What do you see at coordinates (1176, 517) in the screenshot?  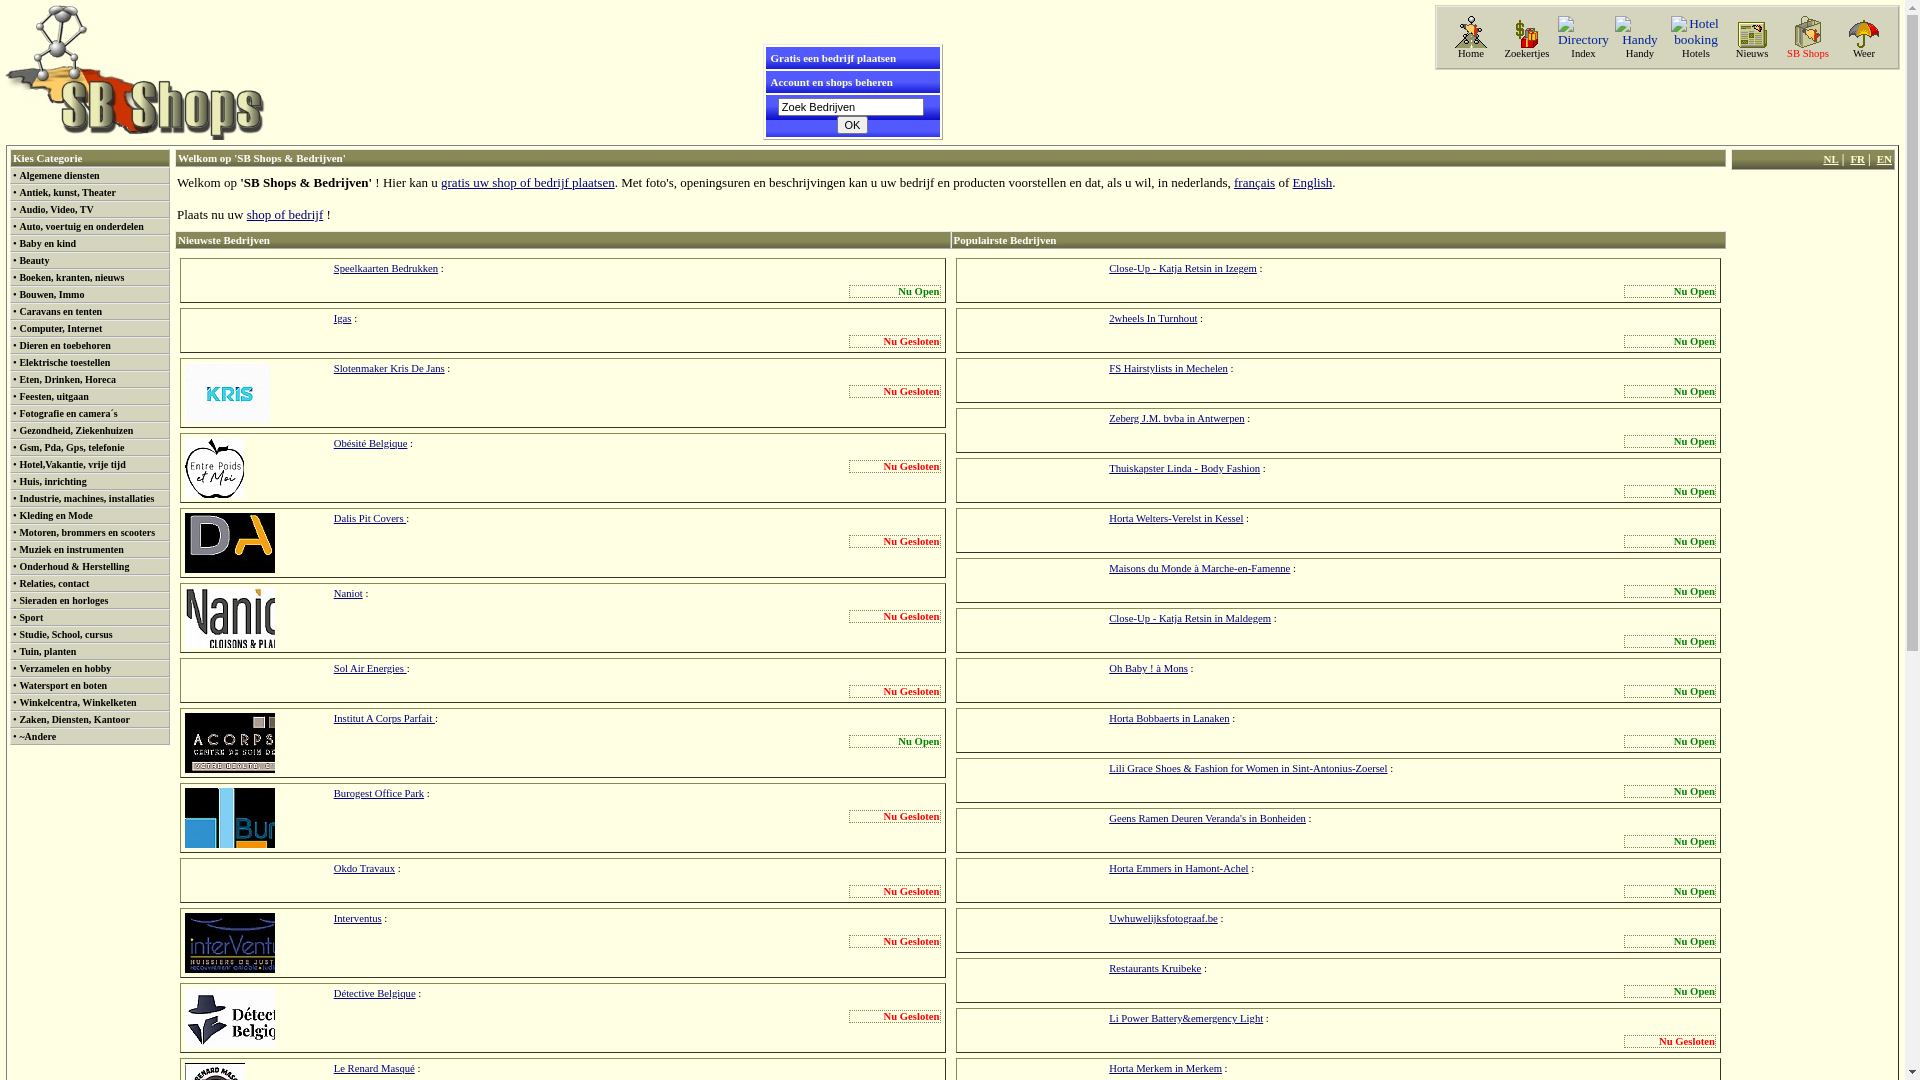 I see `'Horta Welters-Verelst in Kessel'` at bounding box center [1176, 517].